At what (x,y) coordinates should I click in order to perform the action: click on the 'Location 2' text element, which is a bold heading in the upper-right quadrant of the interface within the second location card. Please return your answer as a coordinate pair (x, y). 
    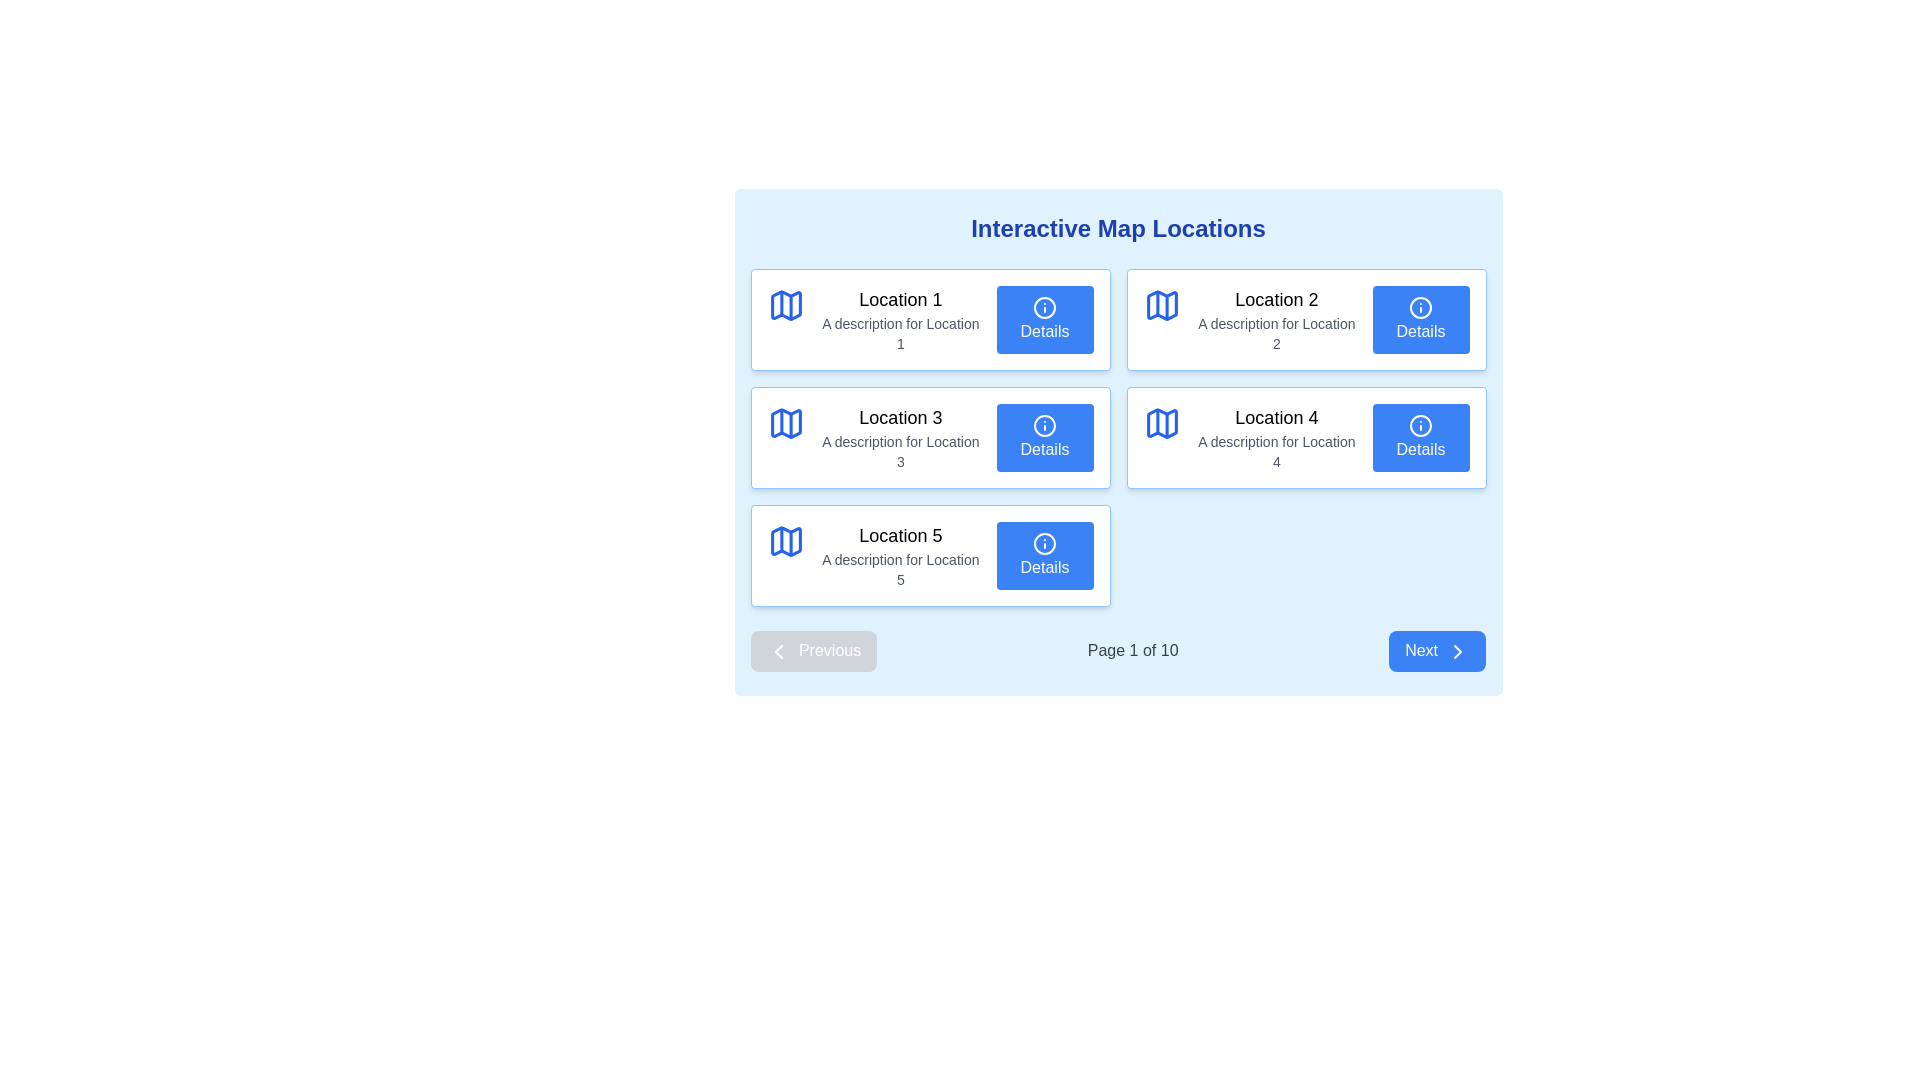
    Looking at the image, I should click on (1275, 300).